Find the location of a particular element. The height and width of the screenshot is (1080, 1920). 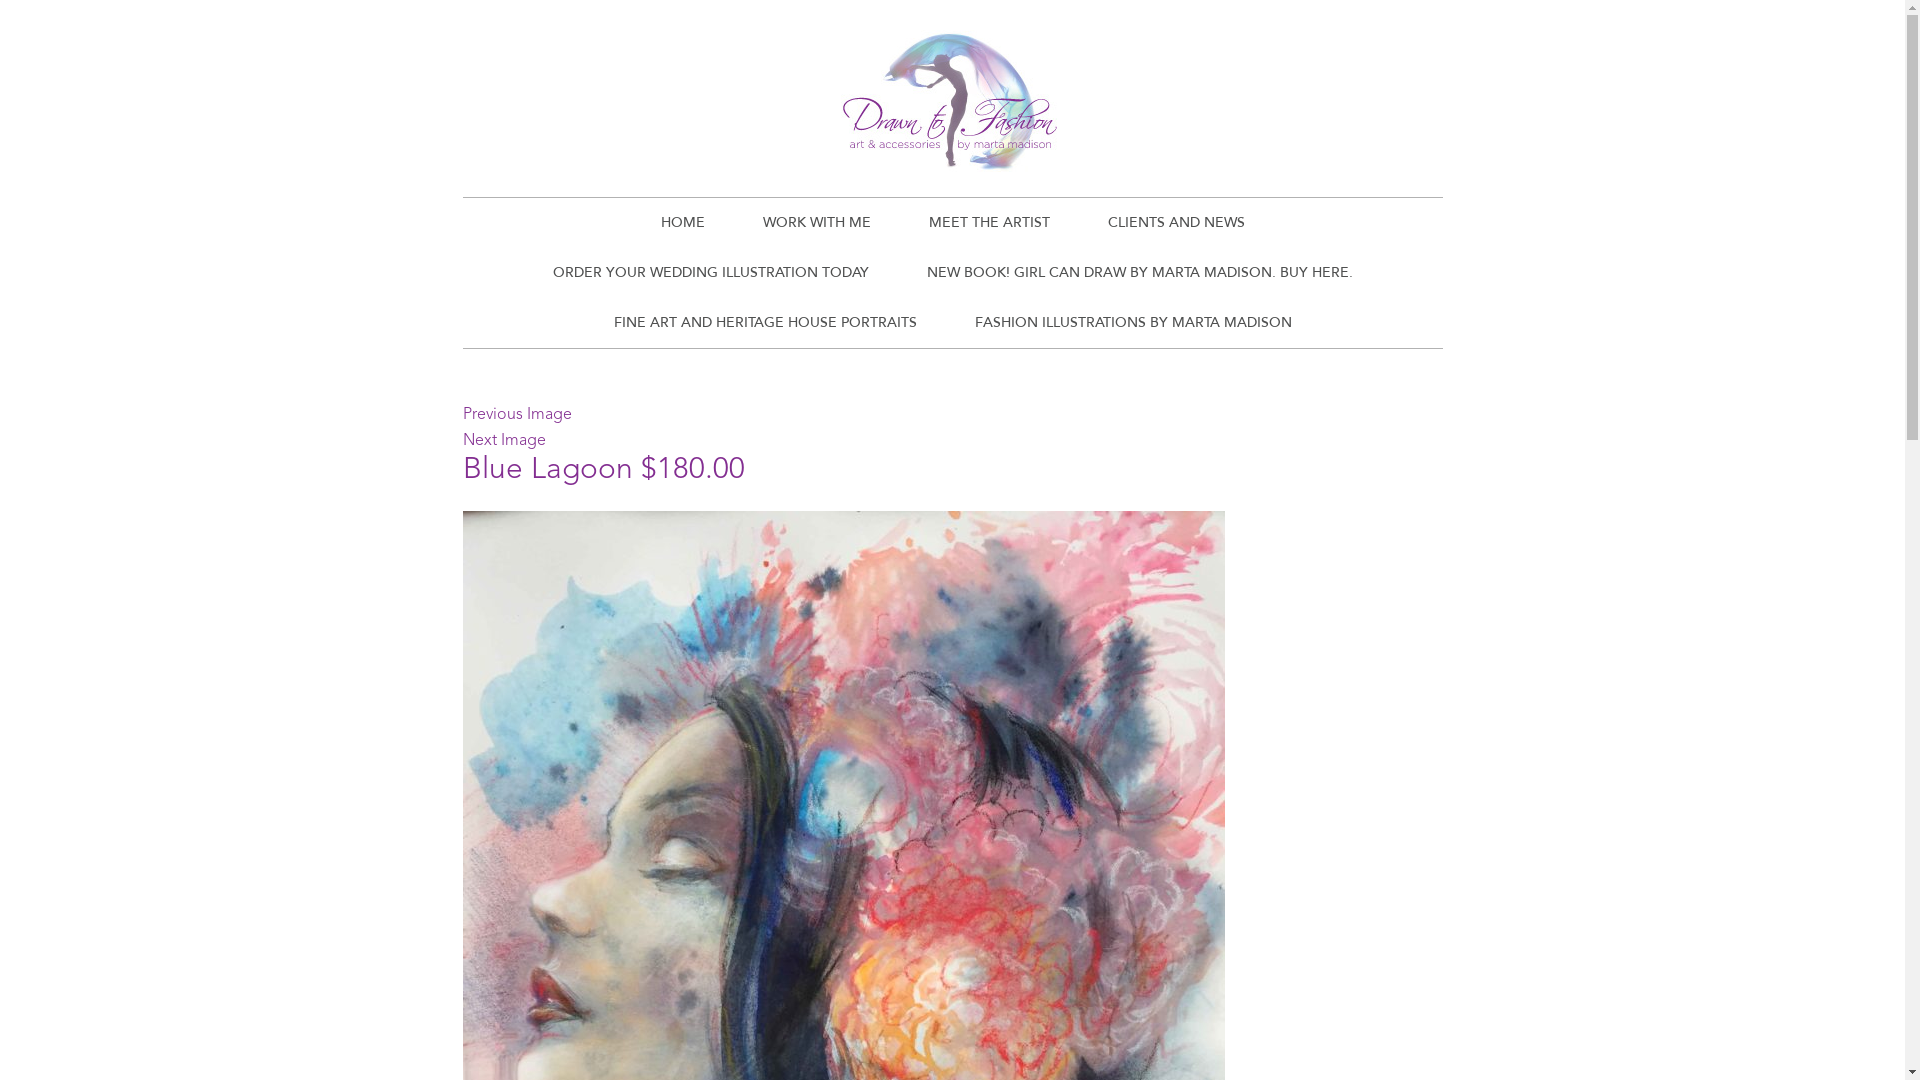

'Next Image' is located at coordinates (460, 439).